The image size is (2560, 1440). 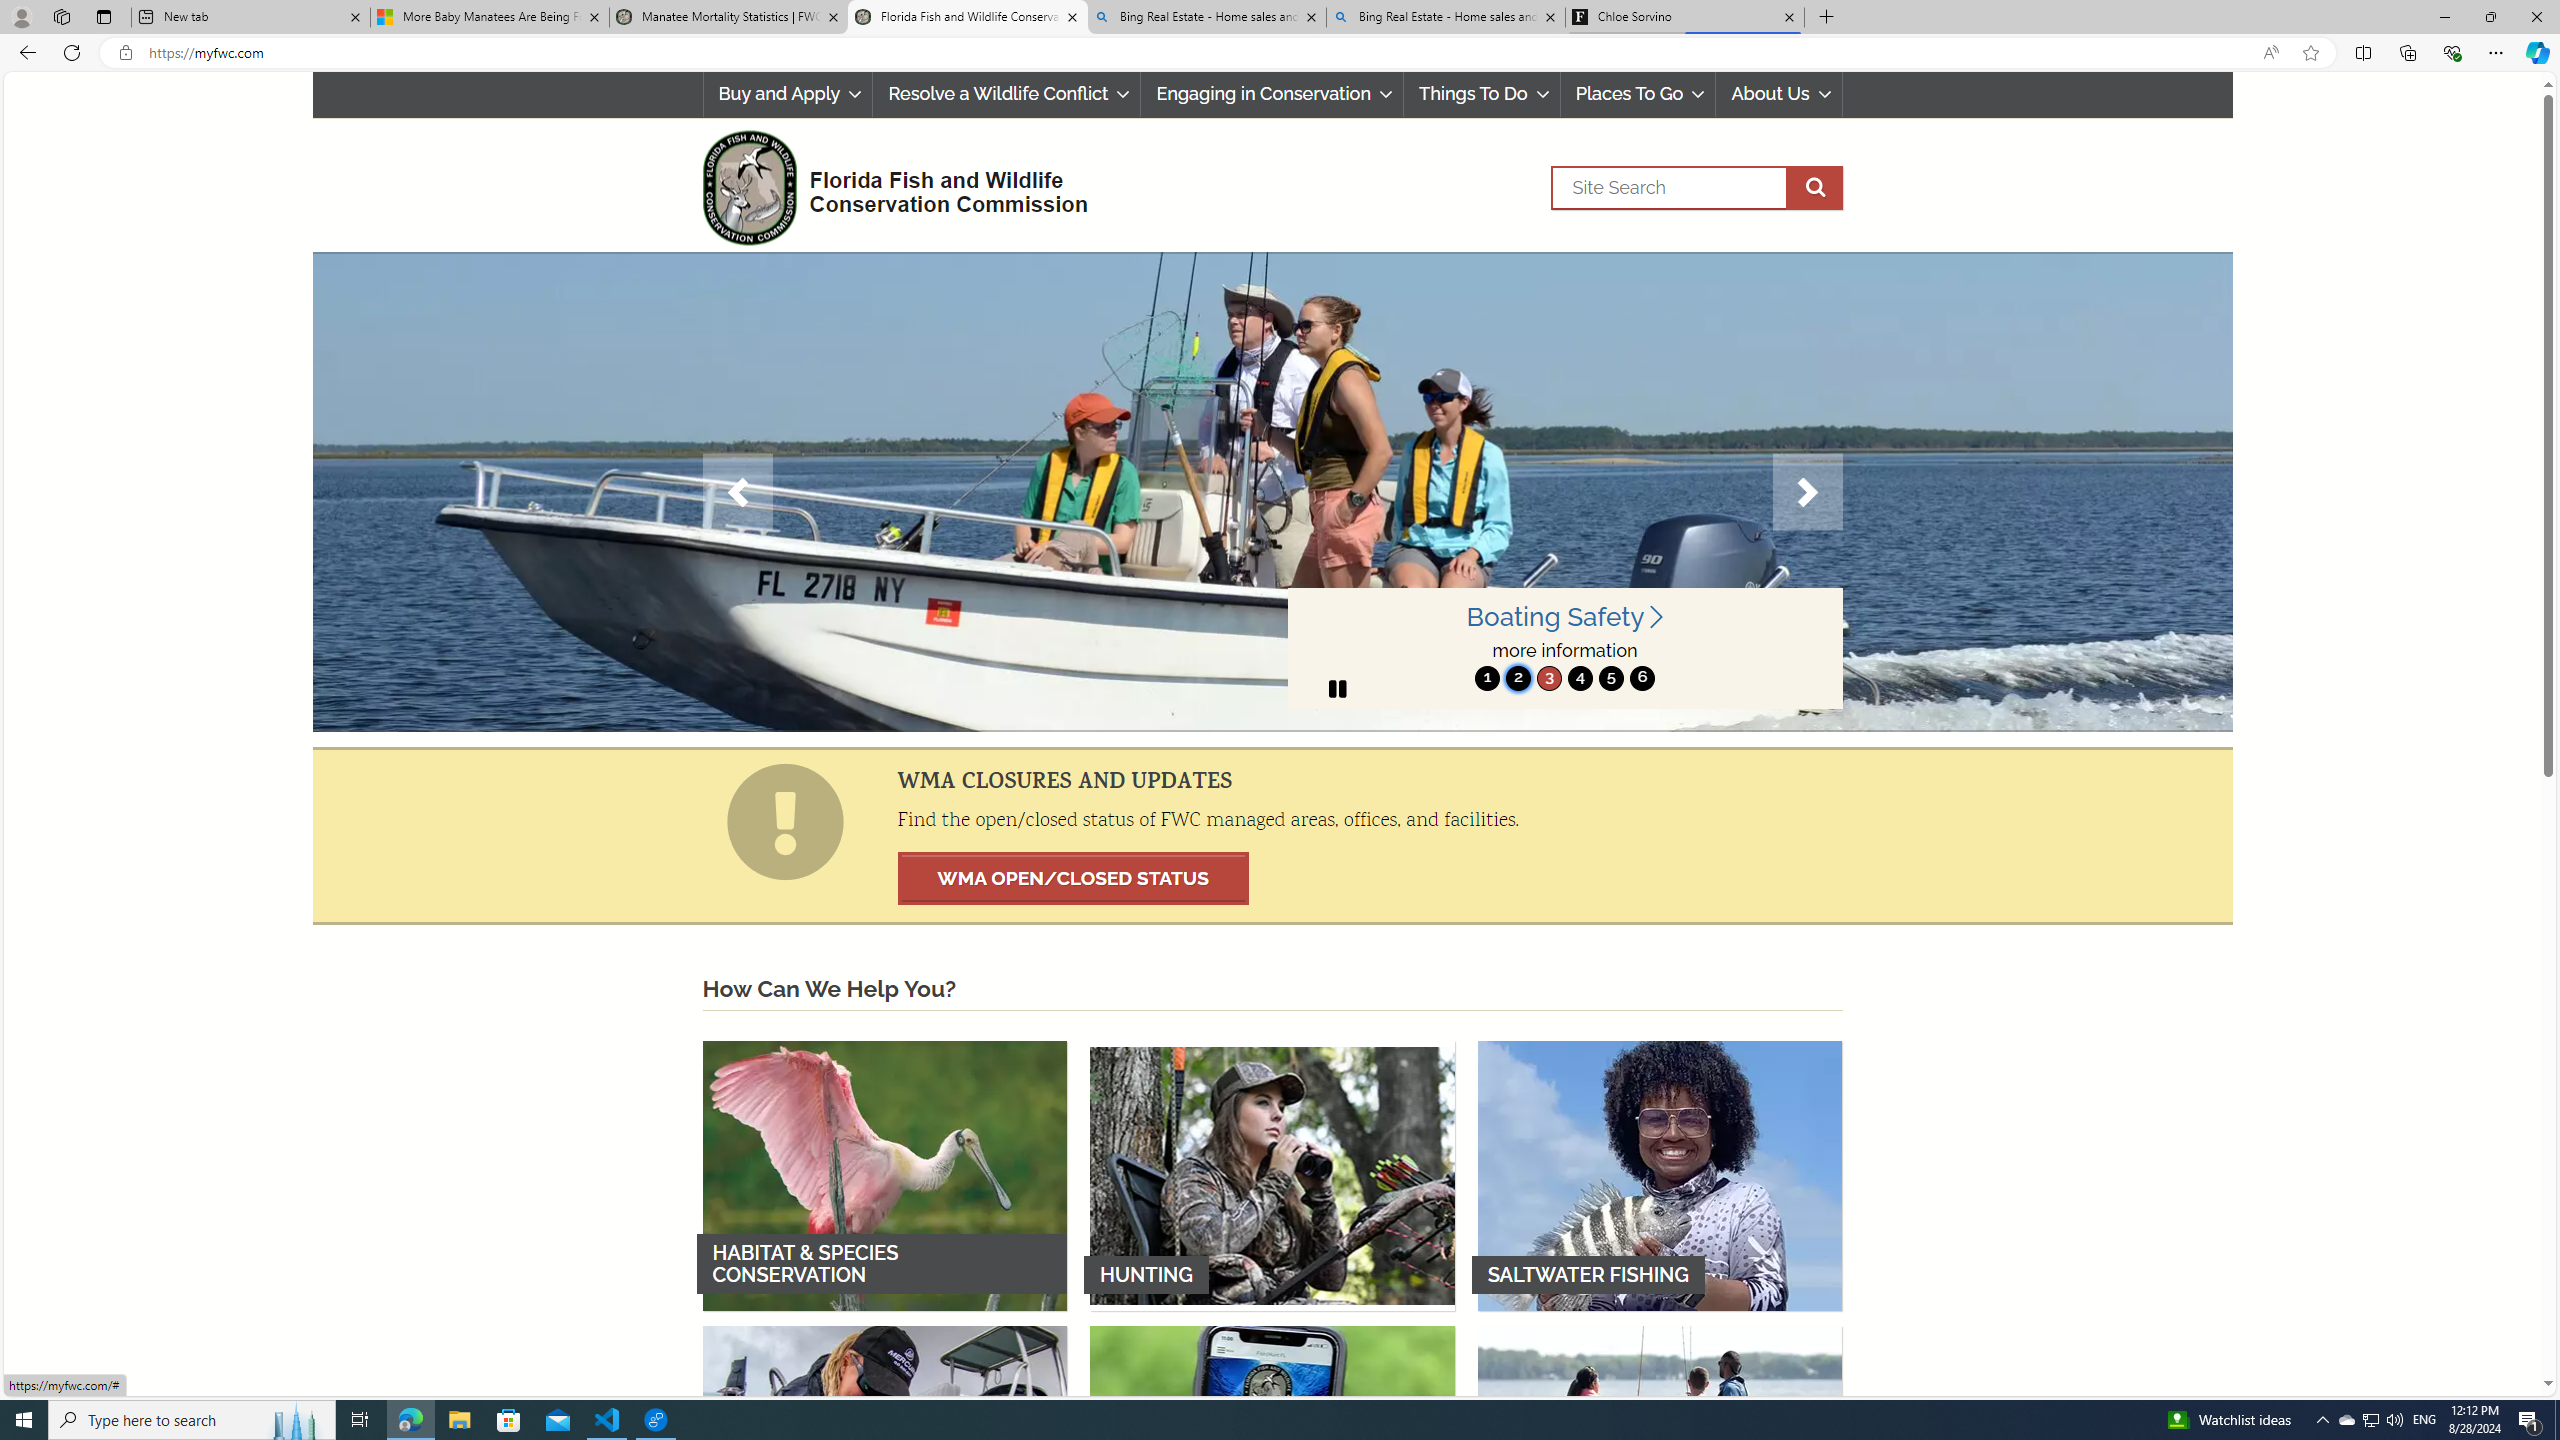 I want to click on 'SALTWATER FISHING', so click(x=1659, y=1175).